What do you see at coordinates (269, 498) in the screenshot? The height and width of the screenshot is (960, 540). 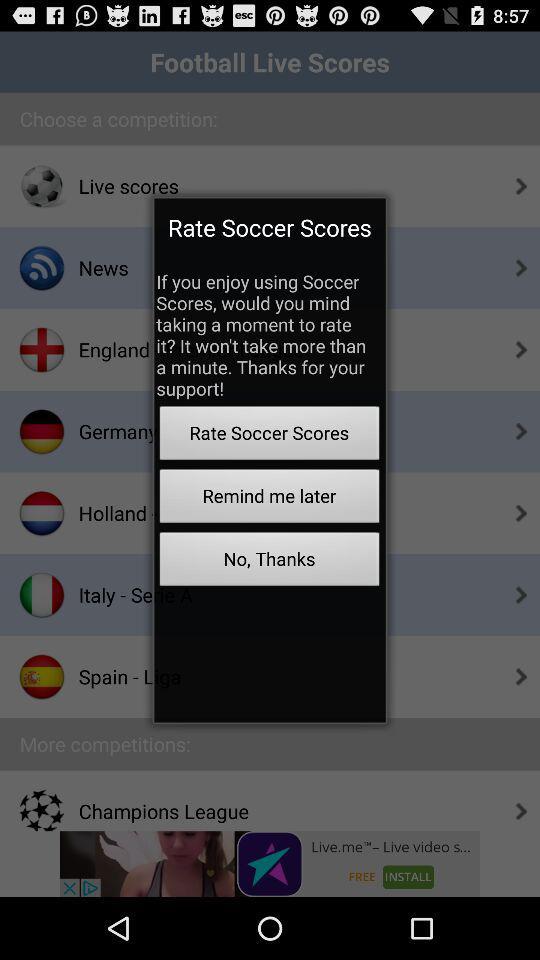 I see `the remind me later item` at bounding box center [269, 498].